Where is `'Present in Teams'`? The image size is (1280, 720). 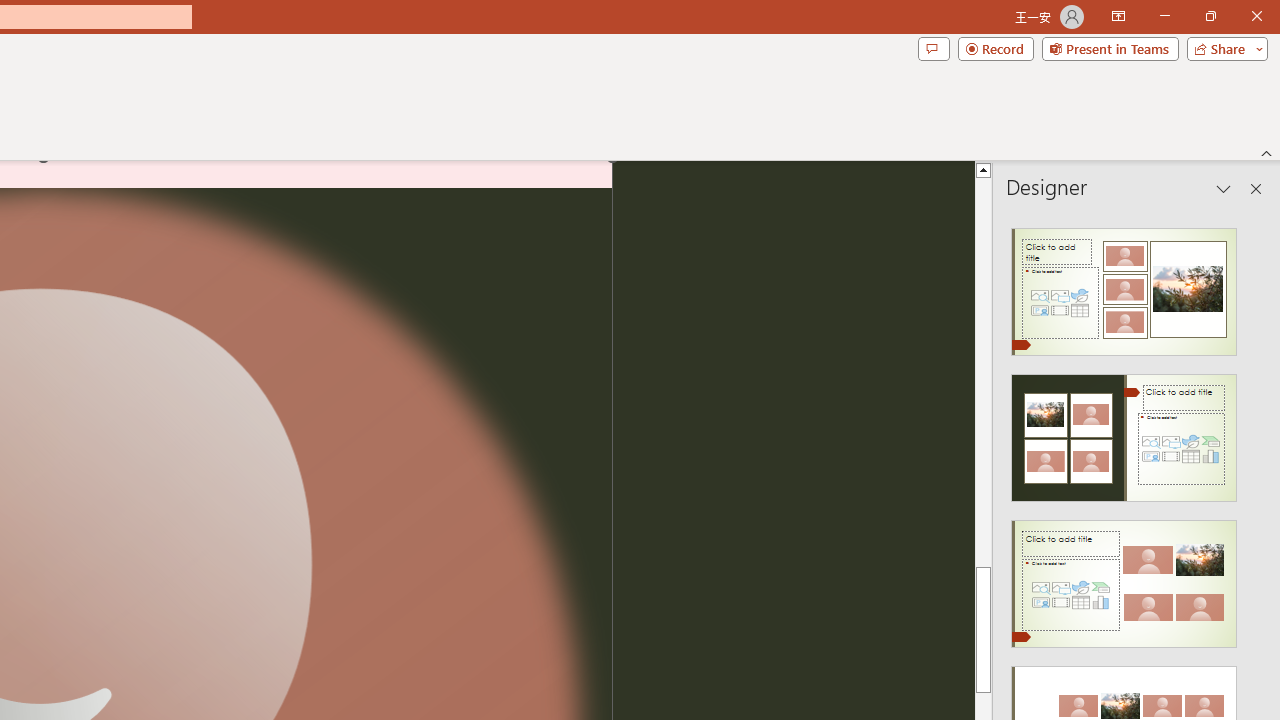 'Present in Teams' is located at coordinates (1109, 47).